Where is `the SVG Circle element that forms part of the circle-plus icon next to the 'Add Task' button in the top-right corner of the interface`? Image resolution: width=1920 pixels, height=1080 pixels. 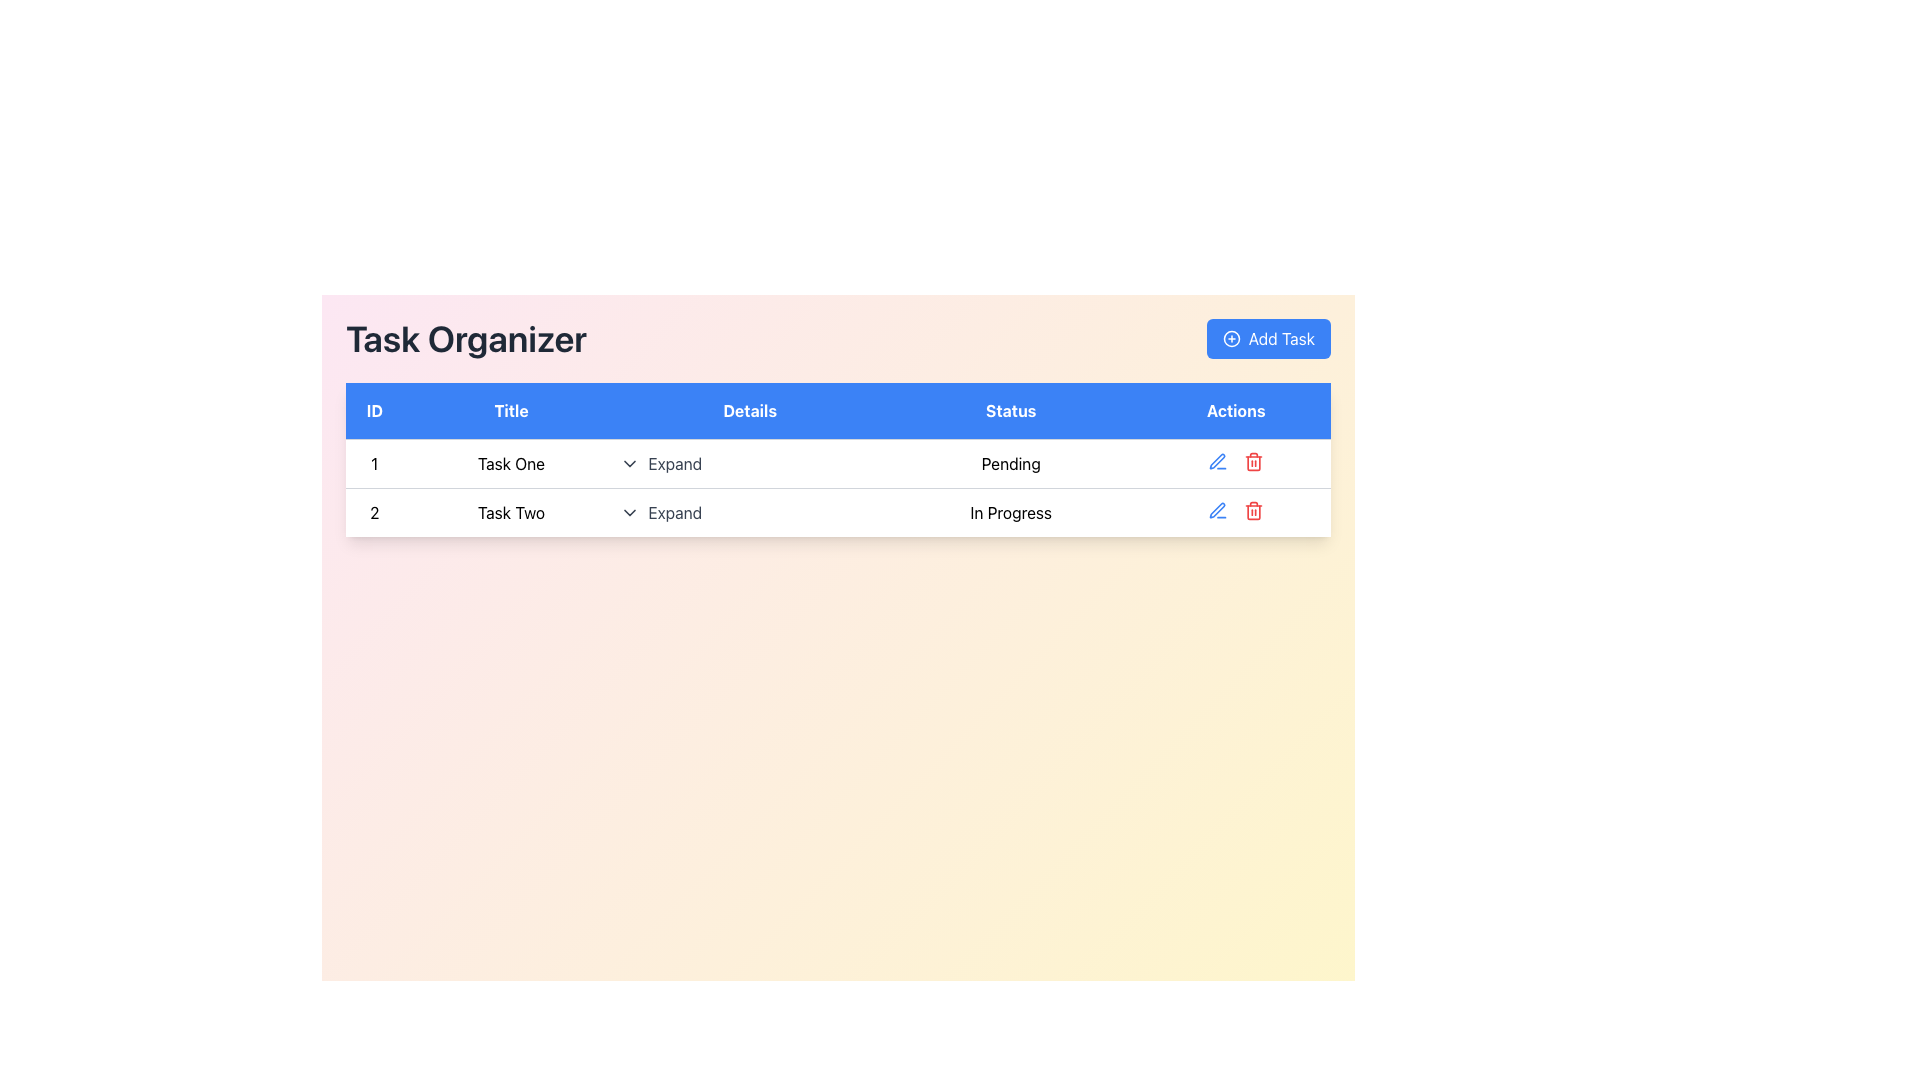
the SVG Circle element that forms part of the circle-plus icon next to the 'Add Task' button in the top-right corner of the interface is located at coordinates (1230, 338).